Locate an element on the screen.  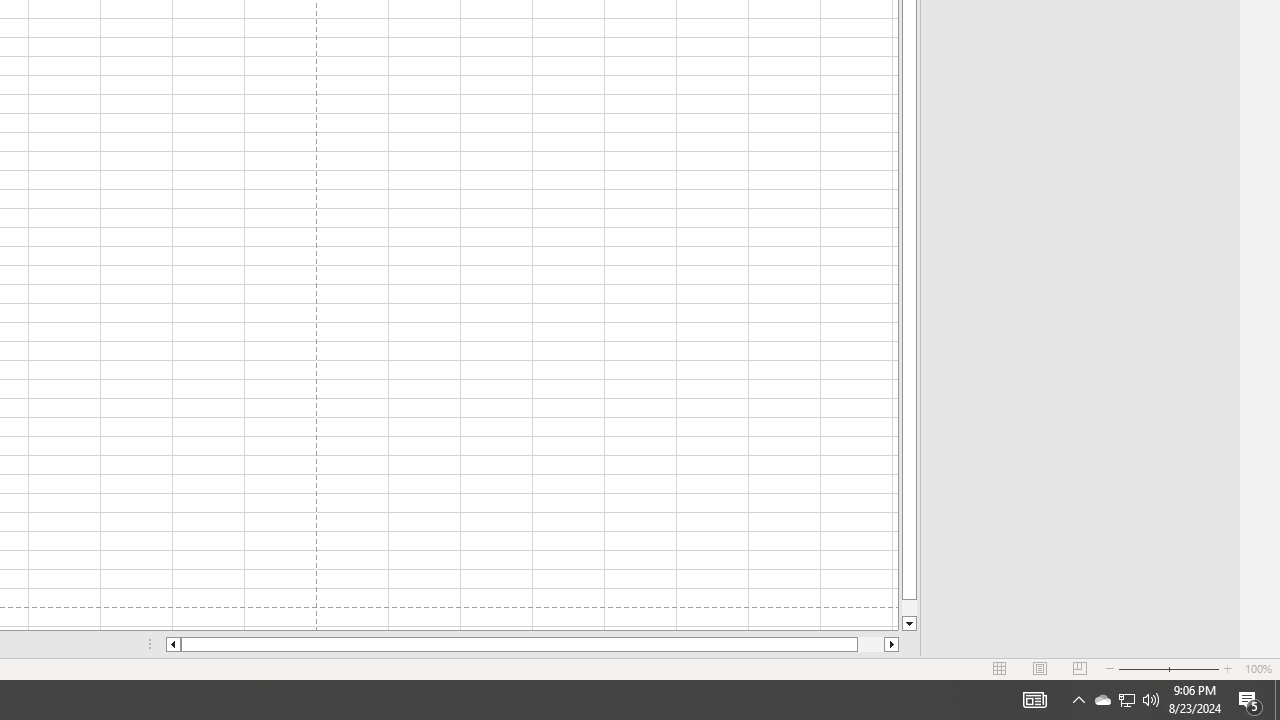
'Zoom Out' is located at coordinates (1143, 669).